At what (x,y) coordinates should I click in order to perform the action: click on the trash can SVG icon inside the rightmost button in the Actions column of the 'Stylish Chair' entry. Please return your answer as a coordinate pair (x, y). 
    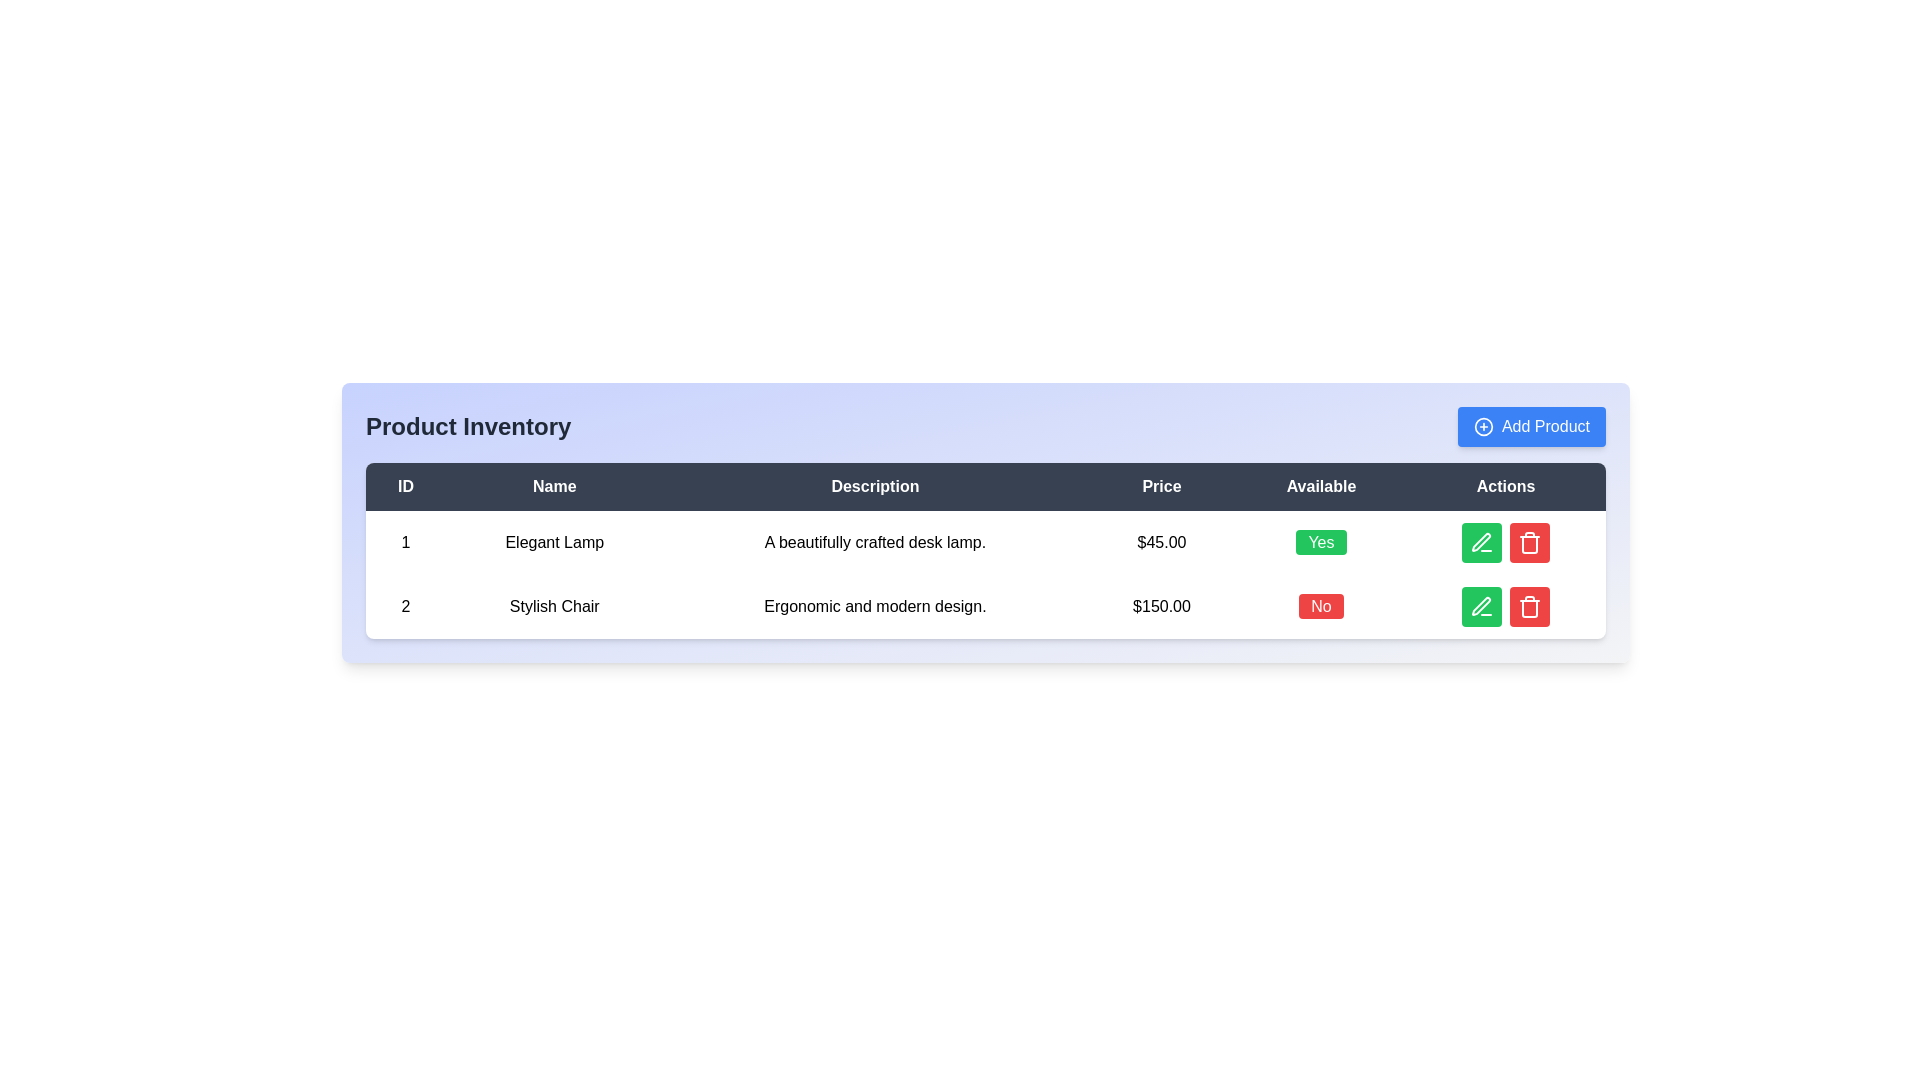
    Looking at the image, I should click on (1529, 605).